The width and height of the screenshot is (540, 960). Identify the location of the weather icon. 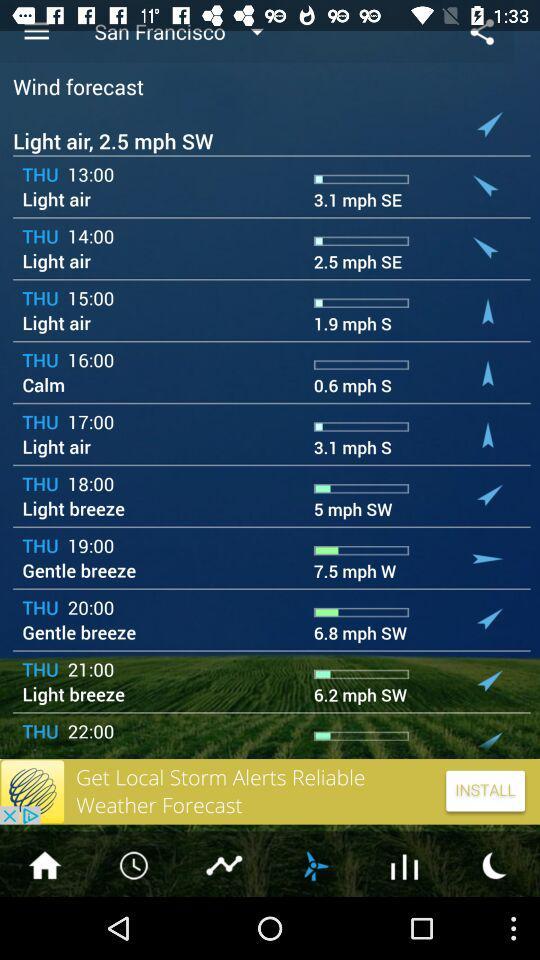
(314, 925).